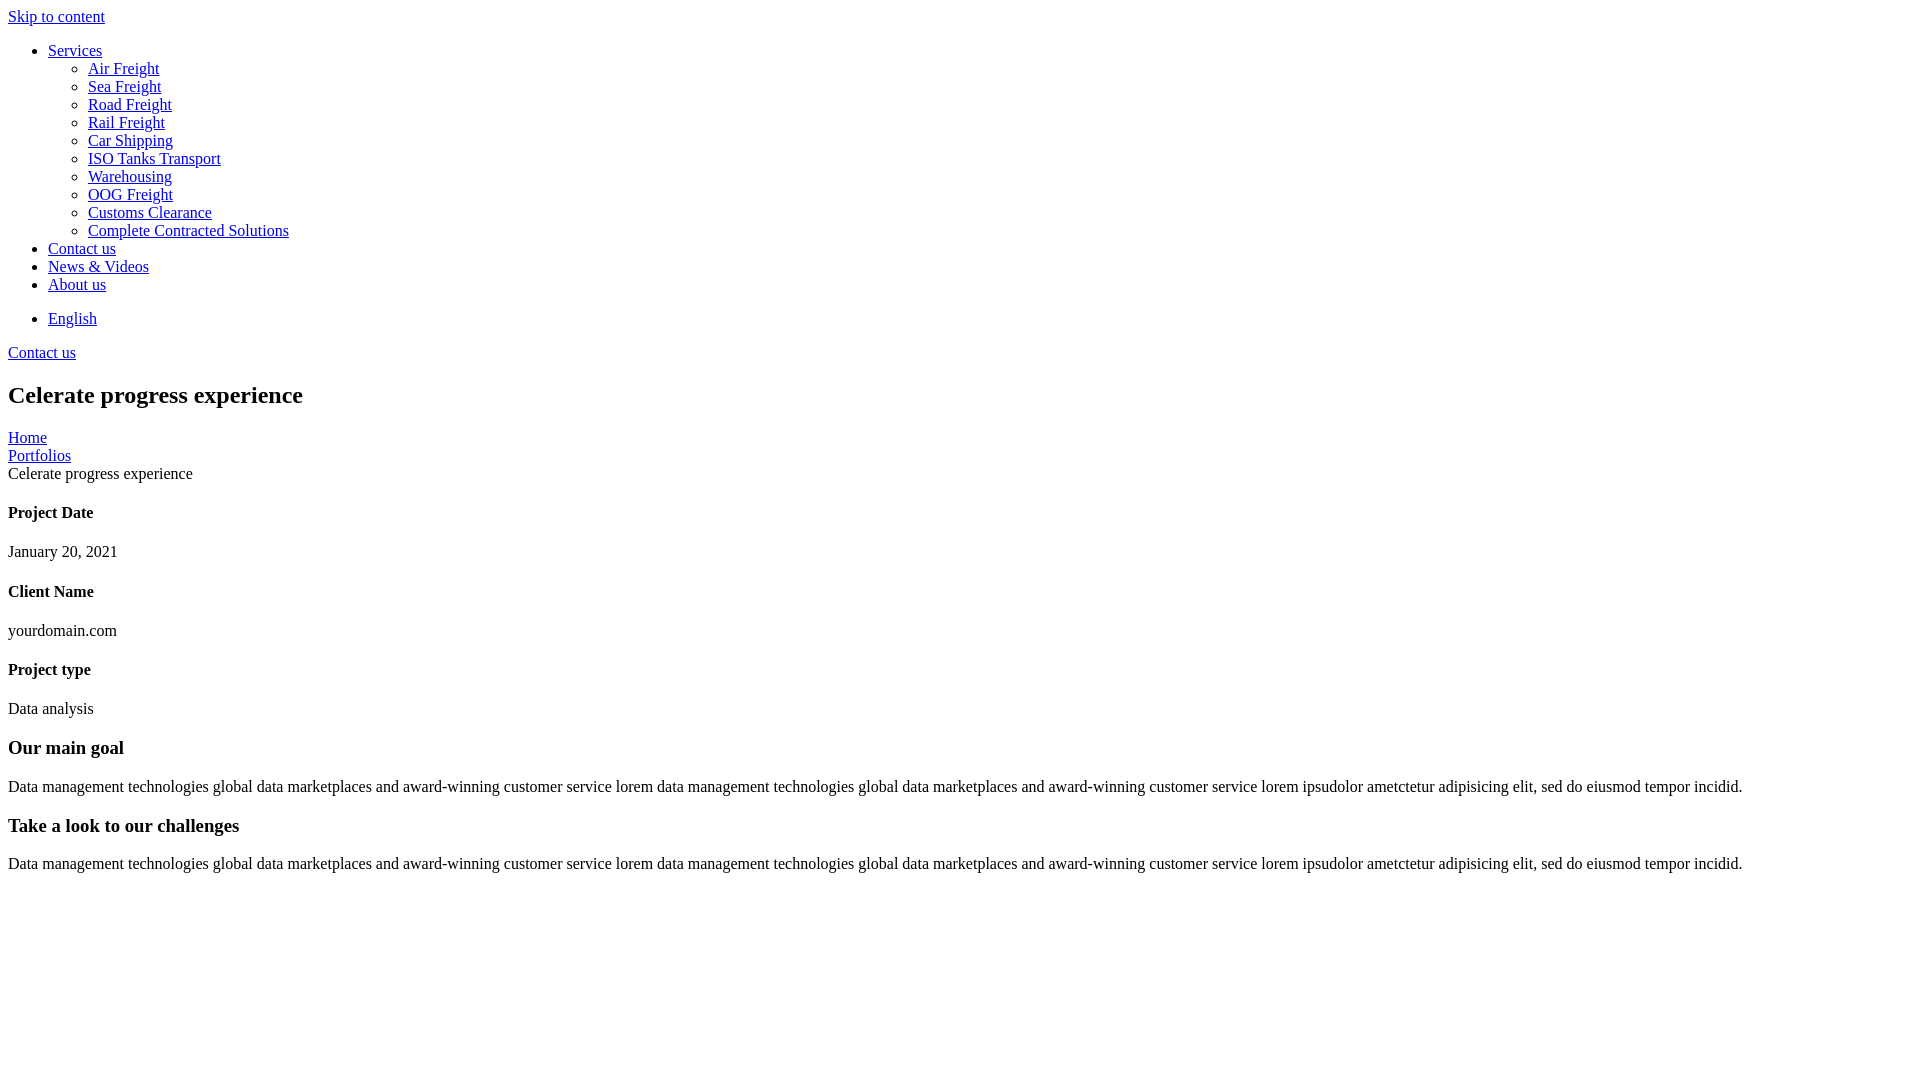  What do you see at coordinates (42, 351) in the screenshot?
I see `'Contact us'` at bounding box center [42, 351].